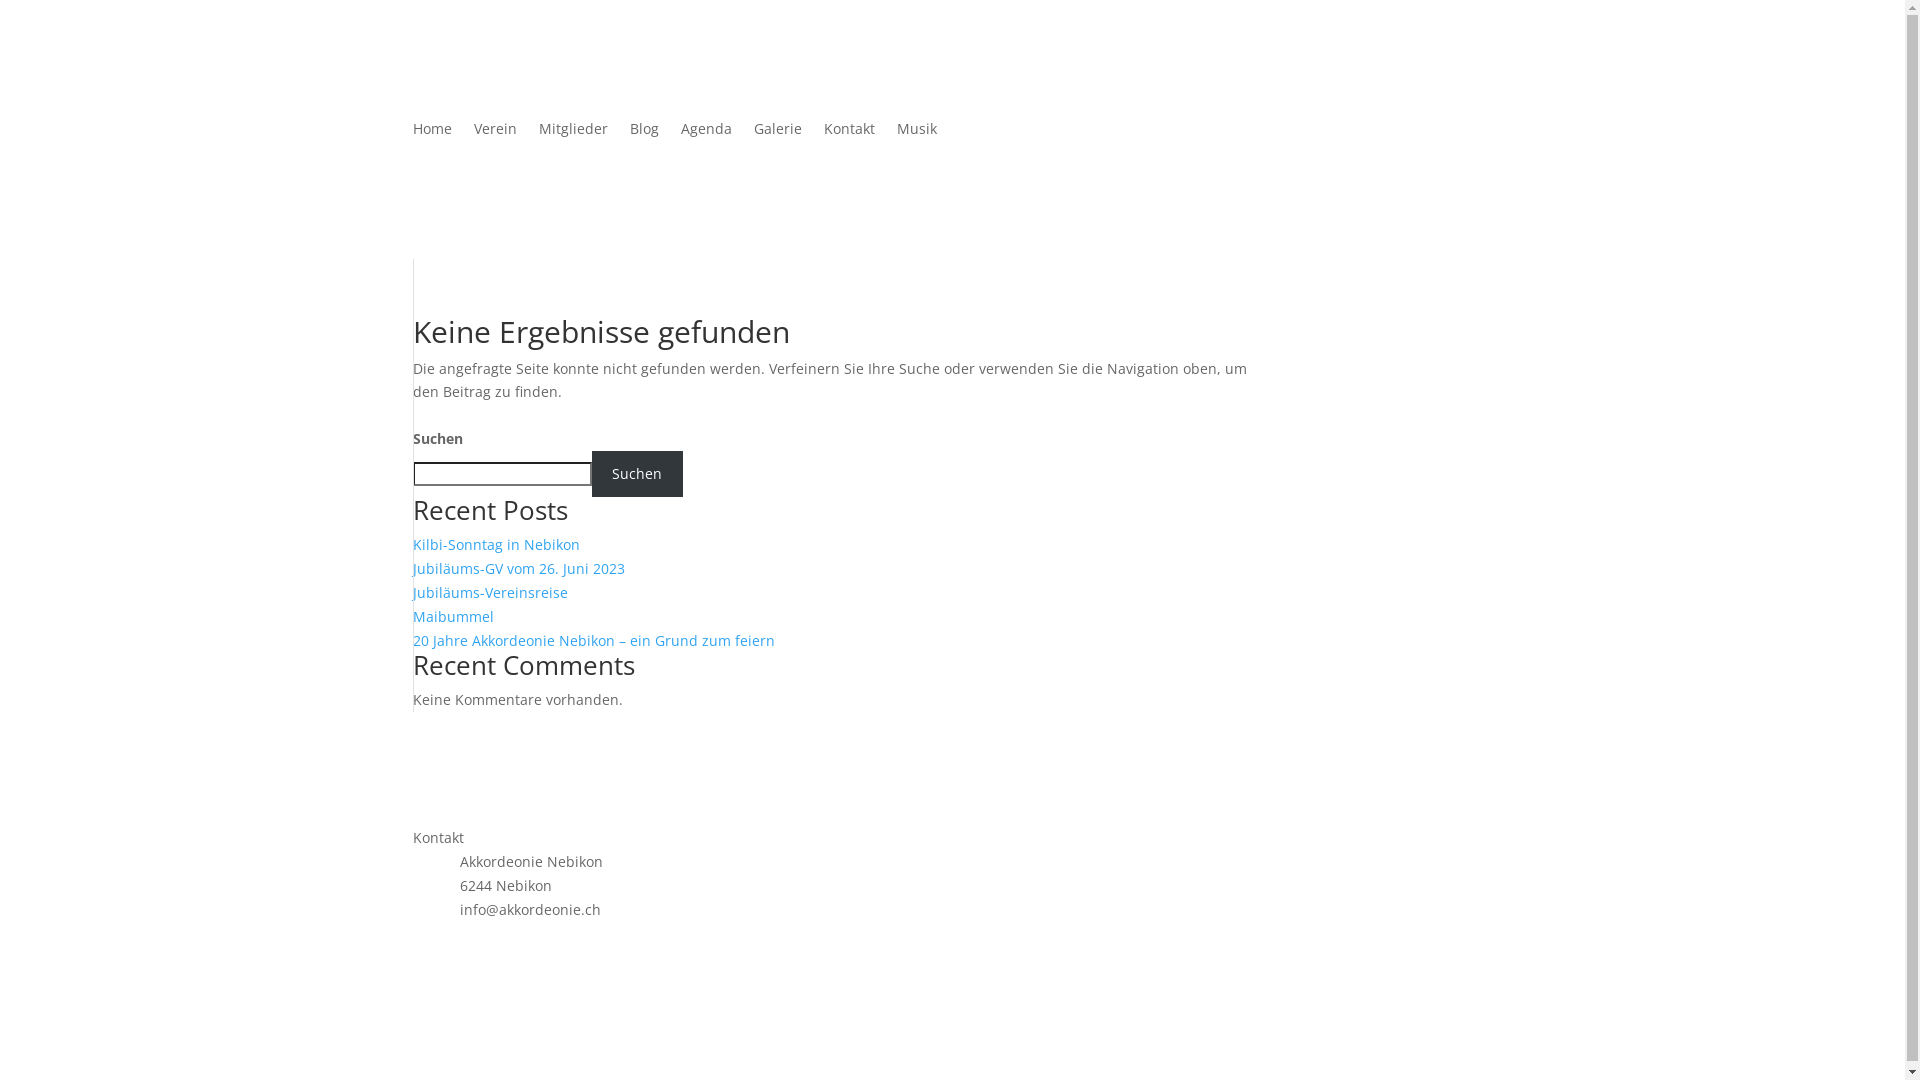 This screenshot has height=1080, width=1920. I want to click on 'Suchen', so click(590, 474).